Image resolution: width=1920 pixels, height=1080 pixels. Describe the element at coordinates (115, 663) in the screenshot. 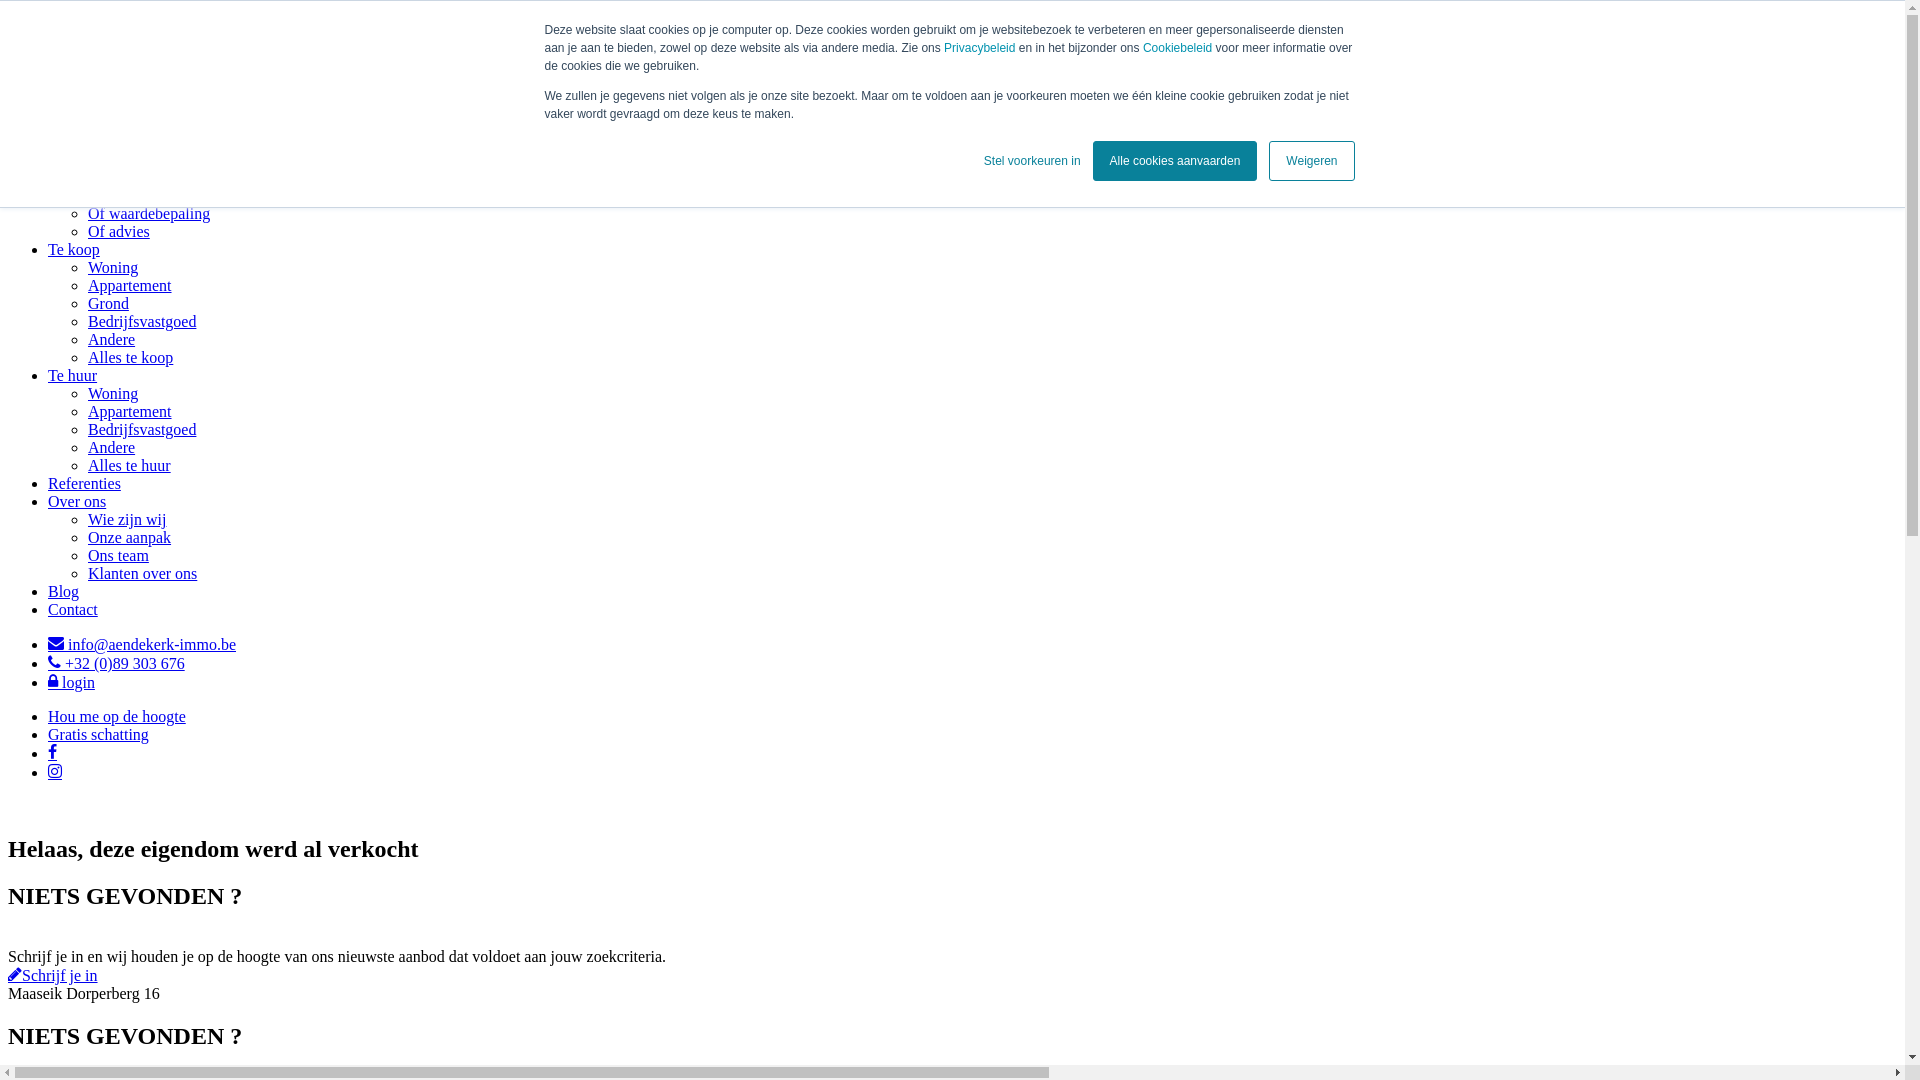

I see `'+32 (0)89 303 676'` at that location.